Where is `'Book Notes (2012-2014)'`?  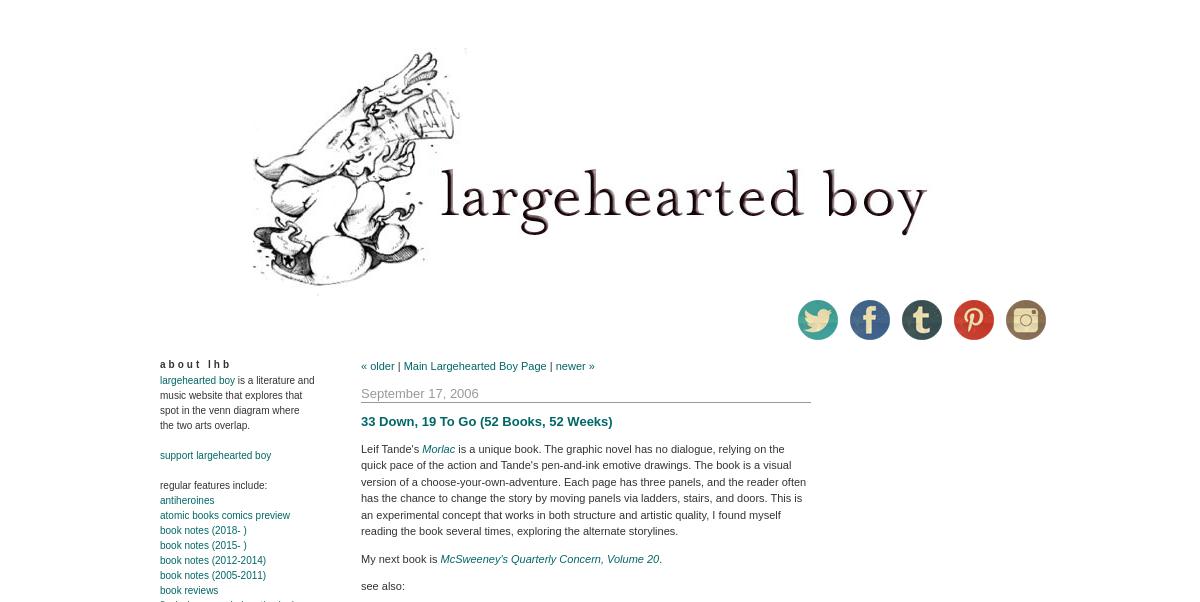 'Book Notes (2012-2014)' is located at coordinates (212, 560).